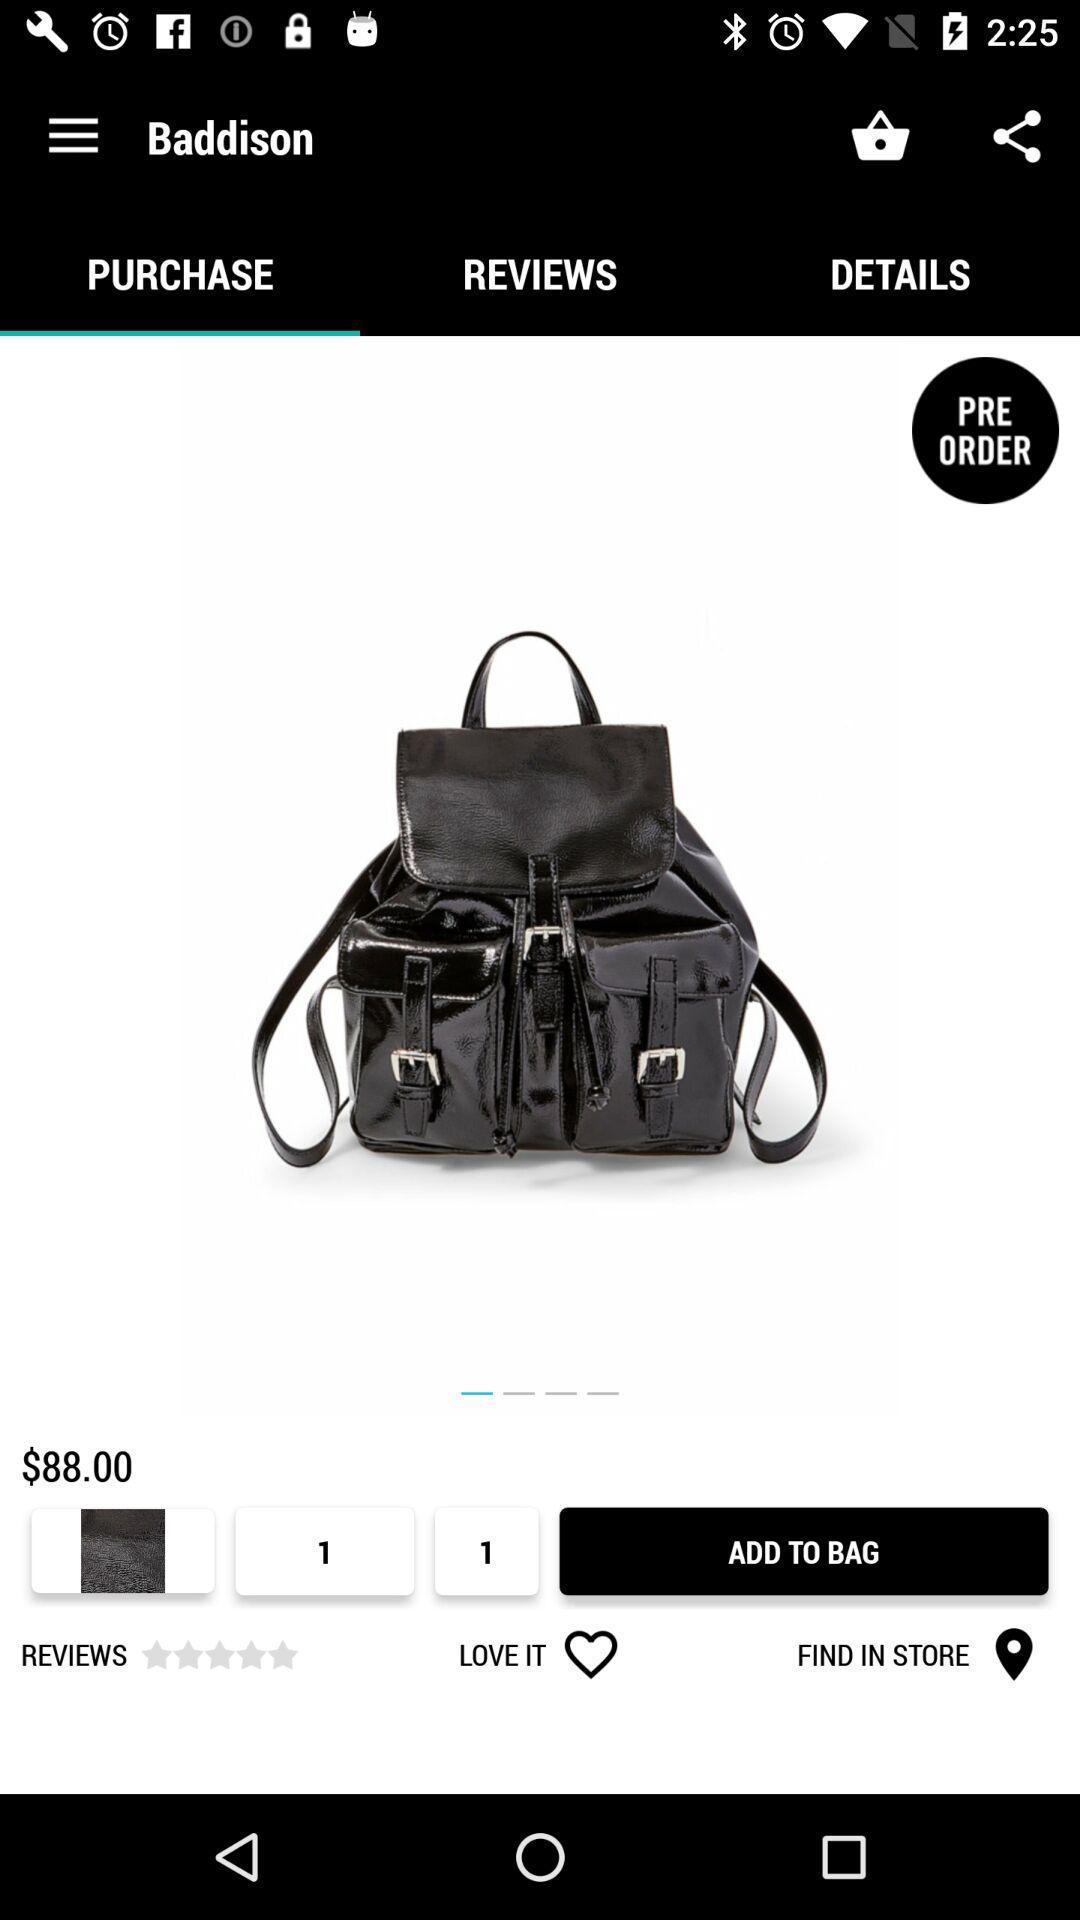 The height and width of the screenshot is (1920, 1080). I want to click on image, so click(540, 876).